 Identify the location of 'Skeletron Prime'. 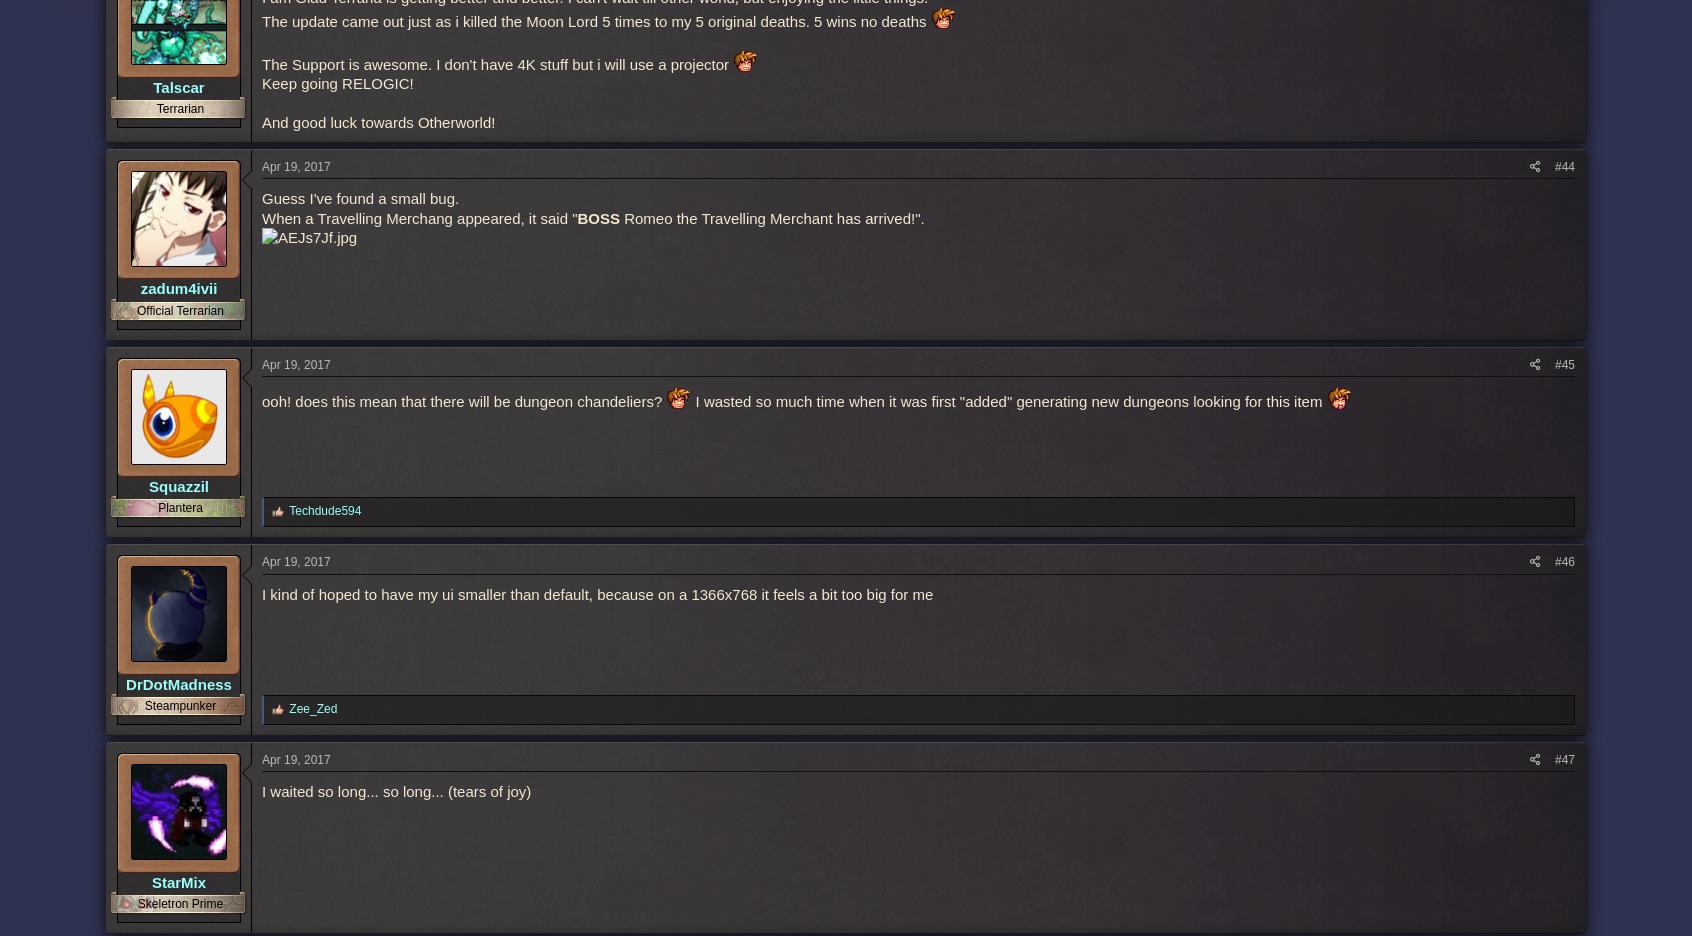
(179, 902).